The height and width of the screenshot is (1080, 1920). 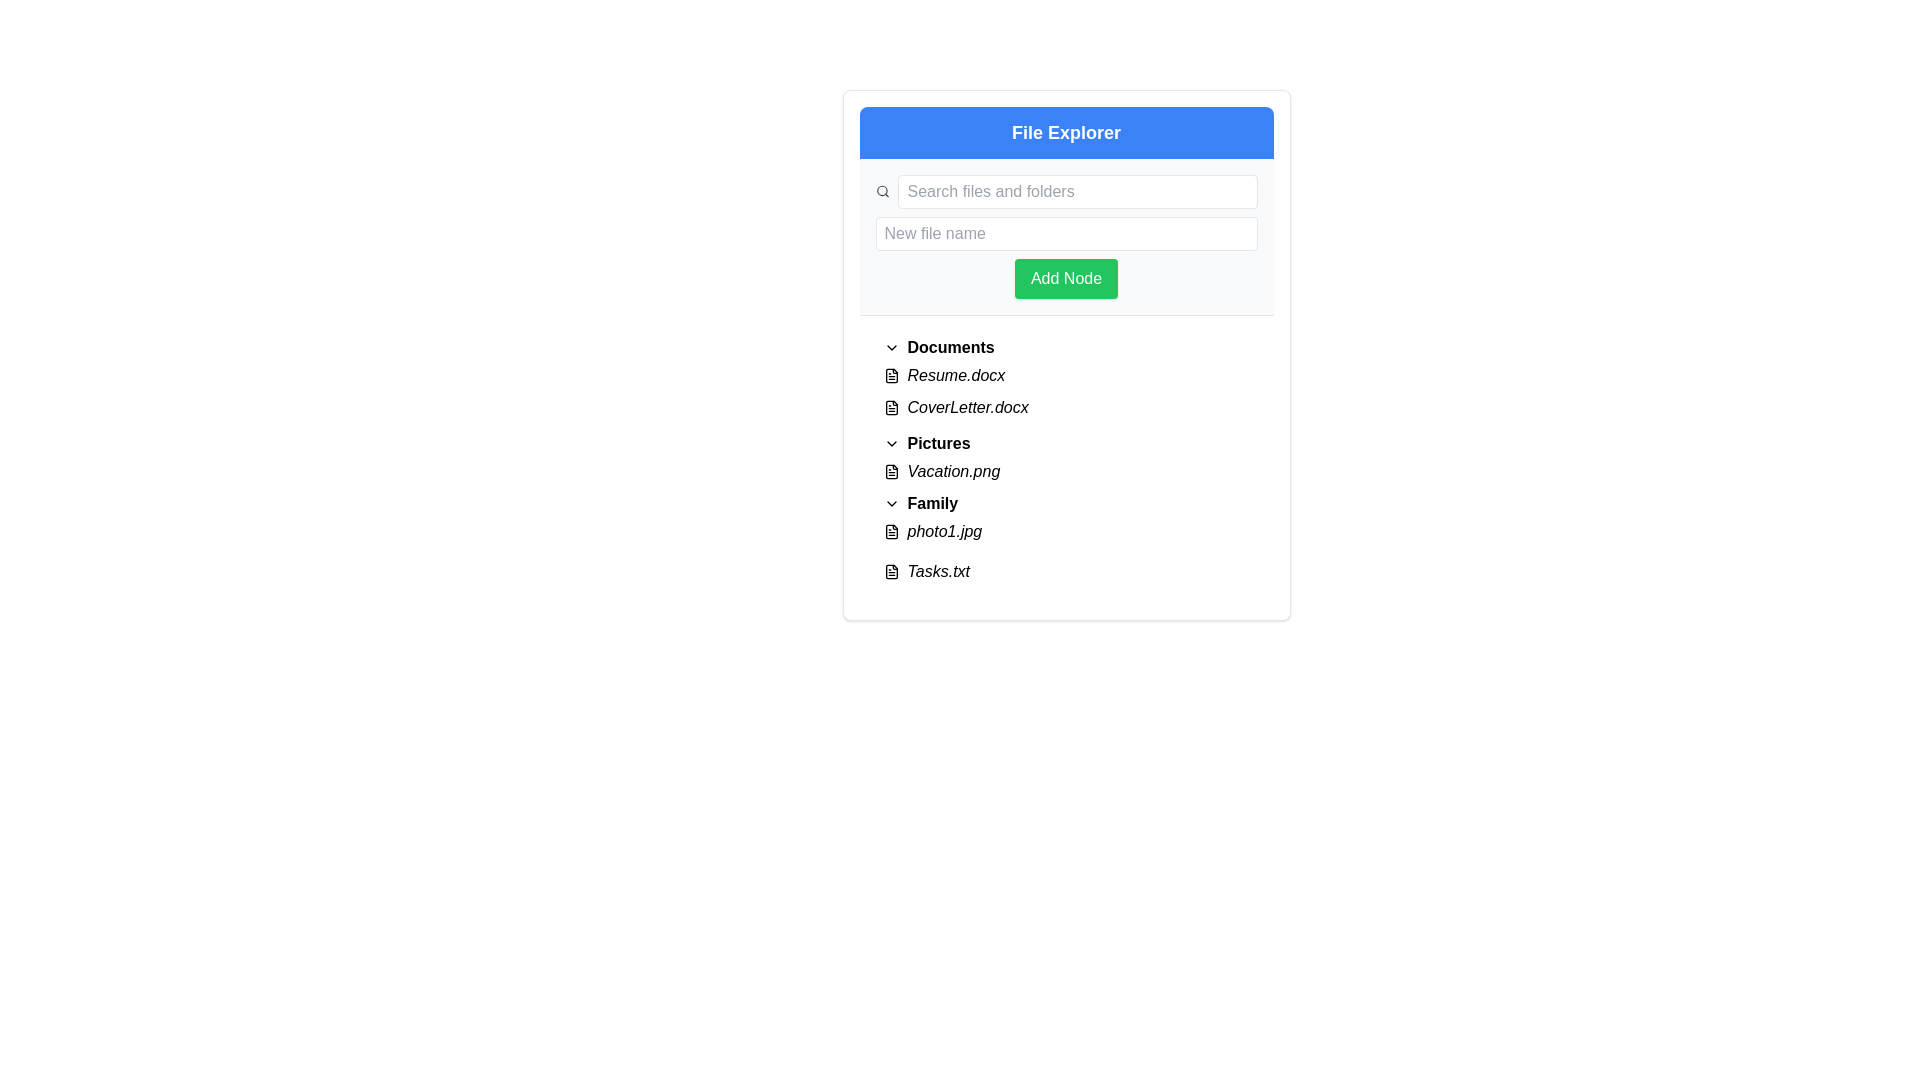 What do you see at coordinates (1065, 471) in the screenshot?
I see `the file entry labeled 'Vacation.png' located under the 'Pictures' directory in the file explorer` at bounding box center [1065, 471].